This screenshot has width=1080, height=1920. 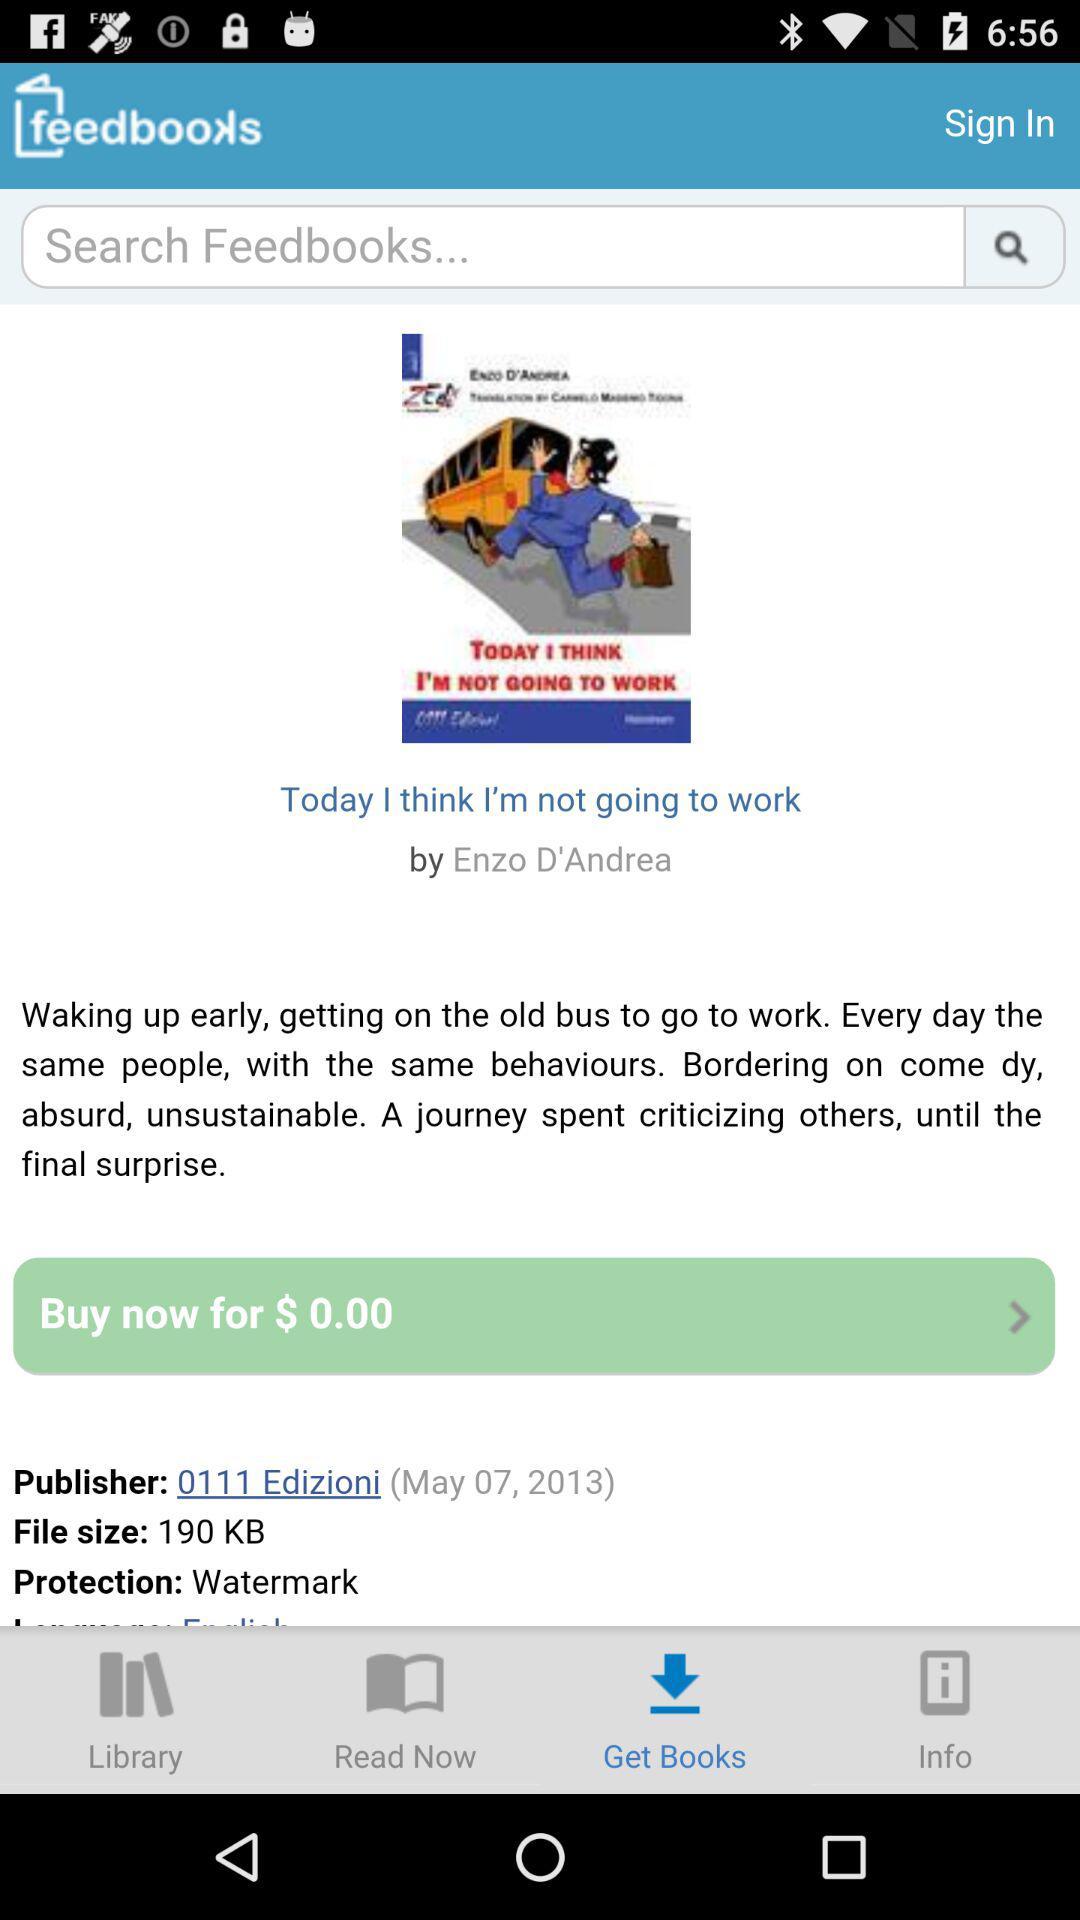 What do you see at coordinates (405, 1708) in the screenshot?
I see `read now` at bounding box center [405, 1708].